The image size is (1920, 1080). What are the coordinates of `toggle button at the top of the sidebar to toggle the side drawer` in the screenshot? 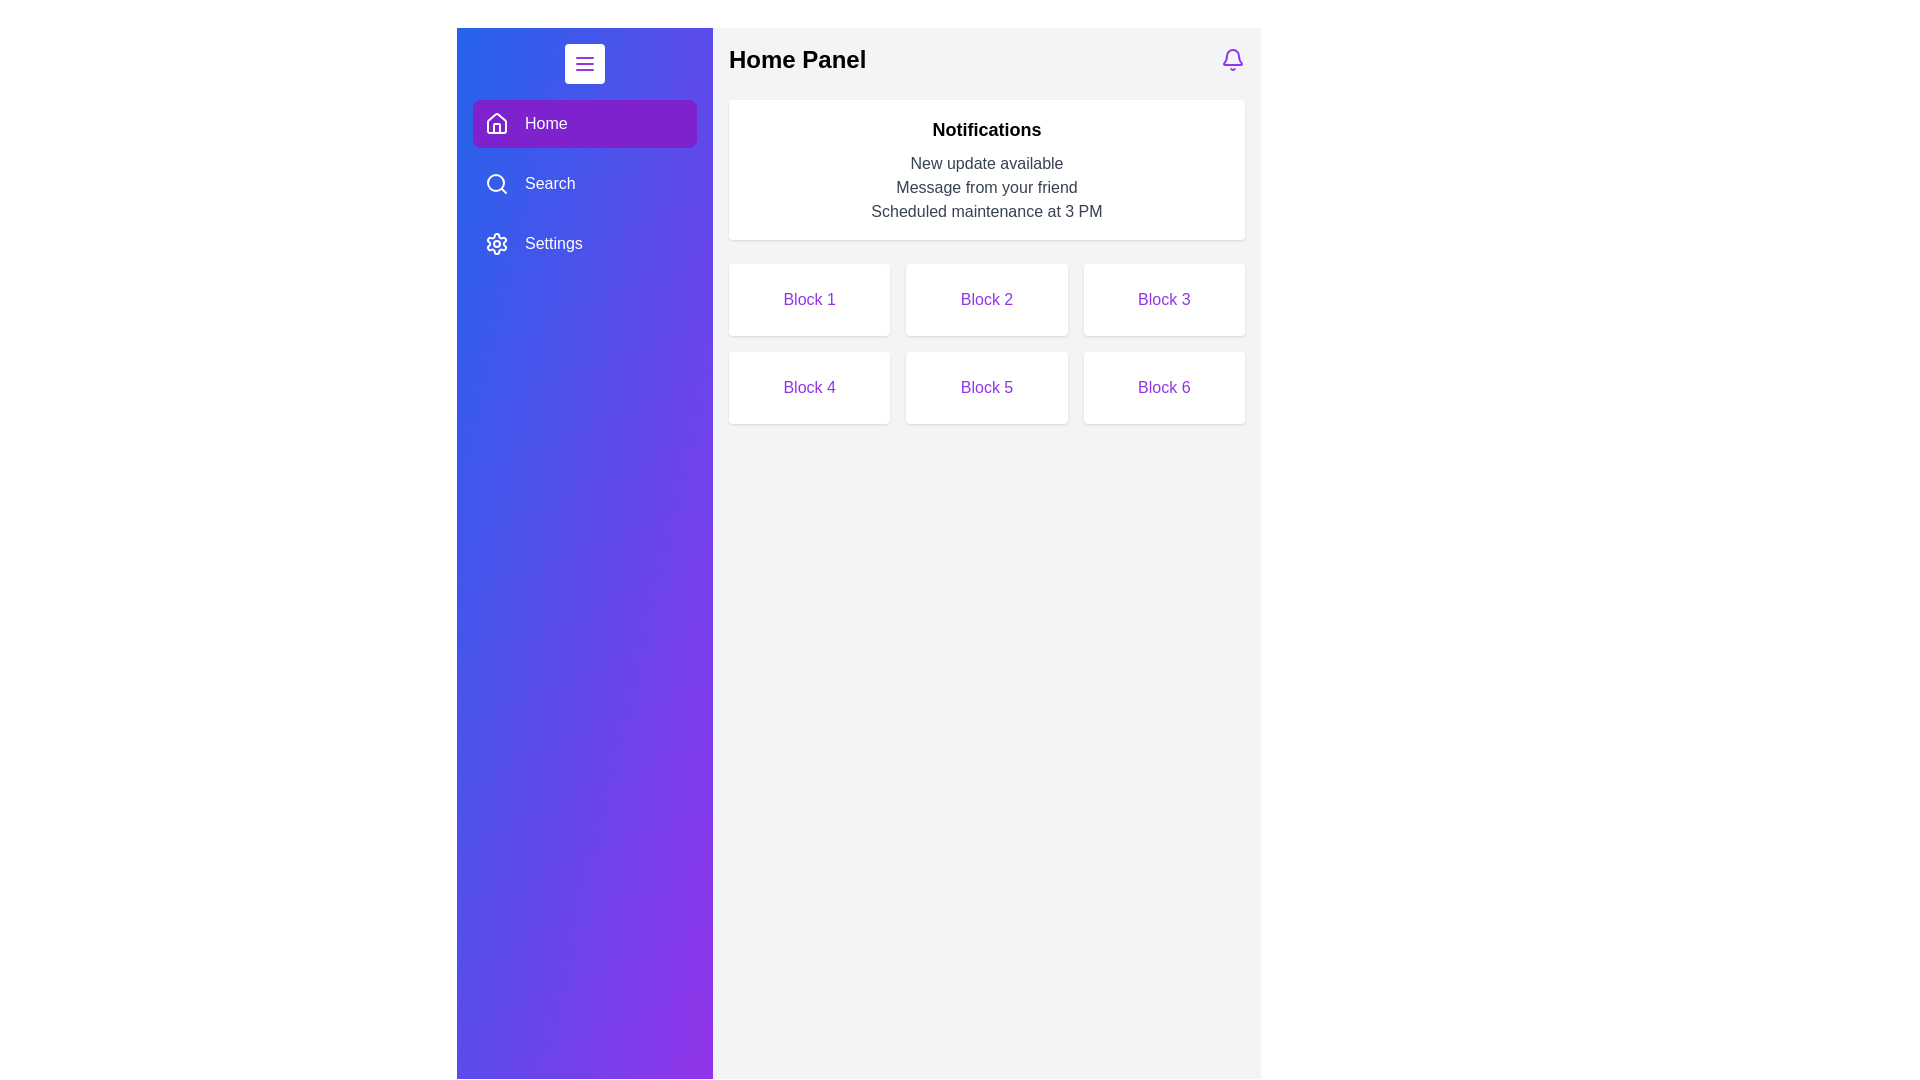 It's located at (584, 63).